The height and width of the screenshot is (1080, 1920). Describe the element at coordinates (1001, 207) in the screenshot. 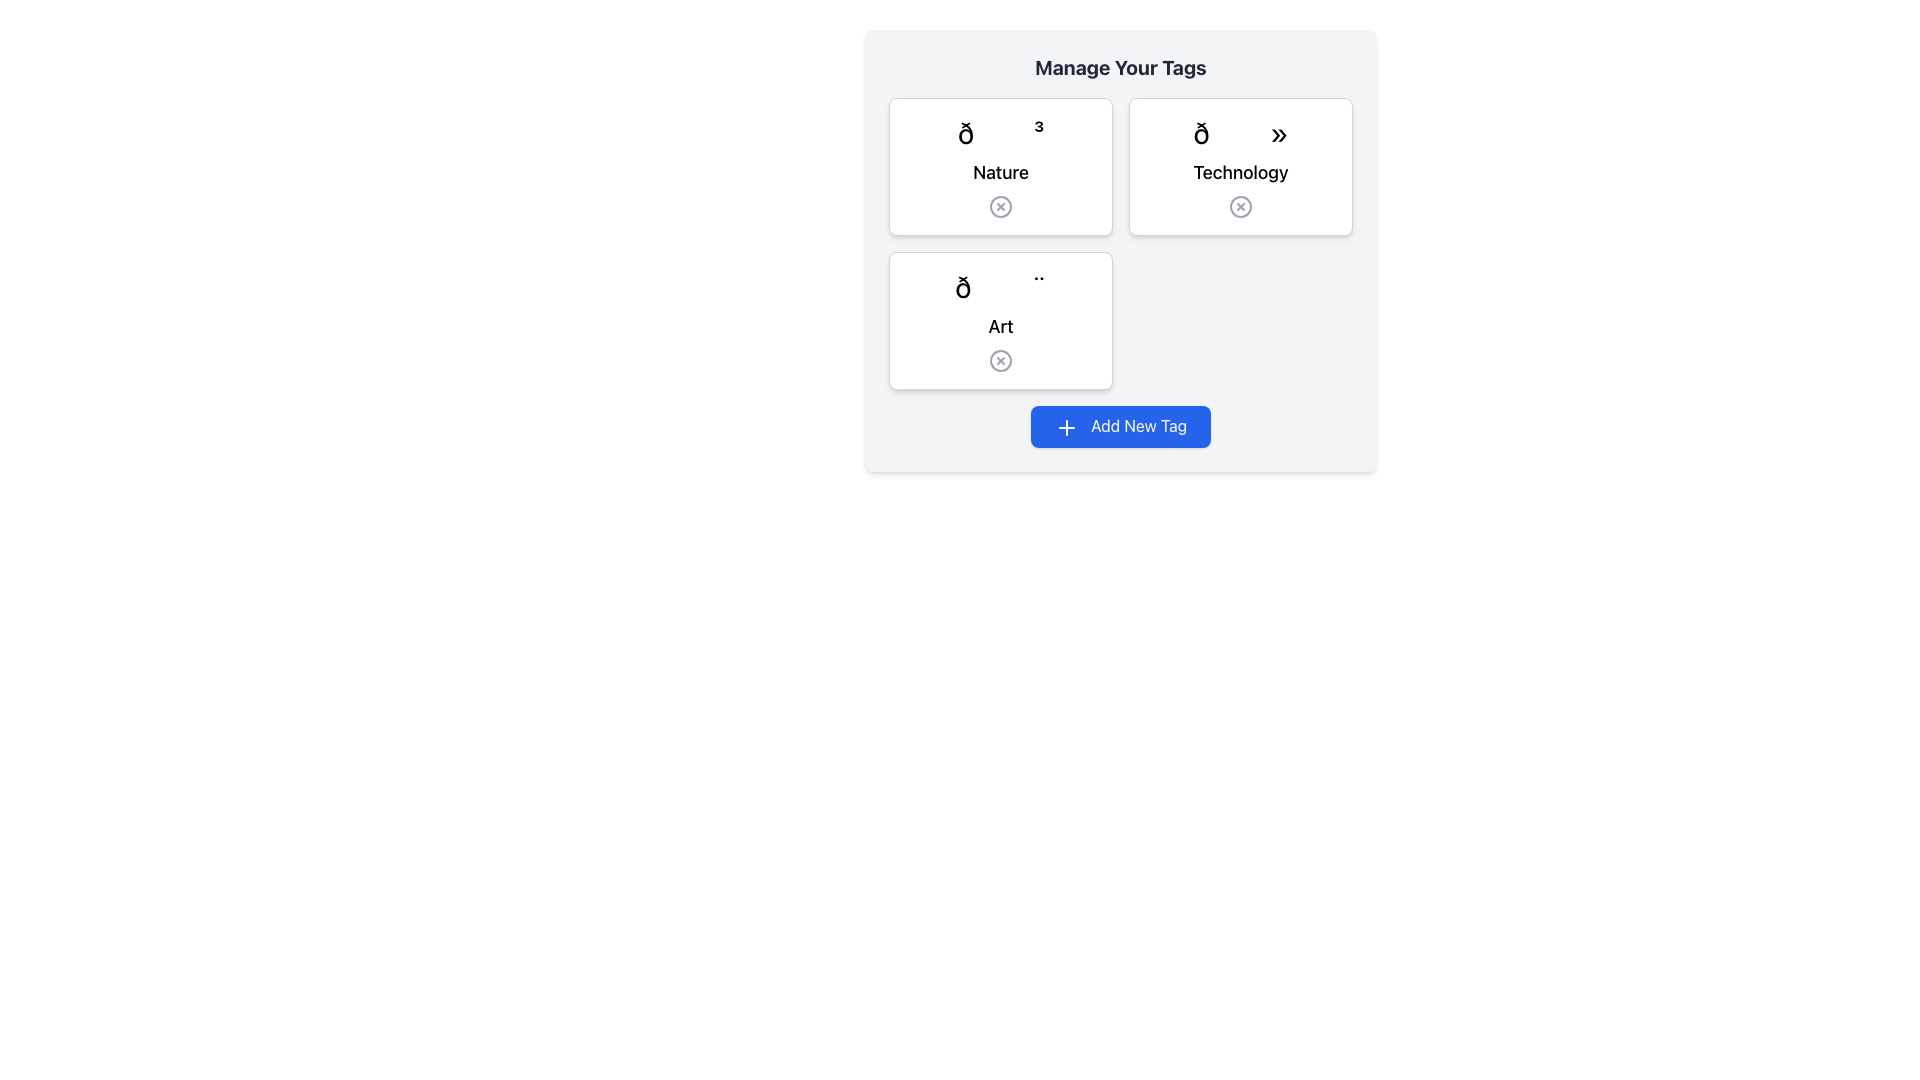

I see `the circular 'X' button with a gray outline` at that location.